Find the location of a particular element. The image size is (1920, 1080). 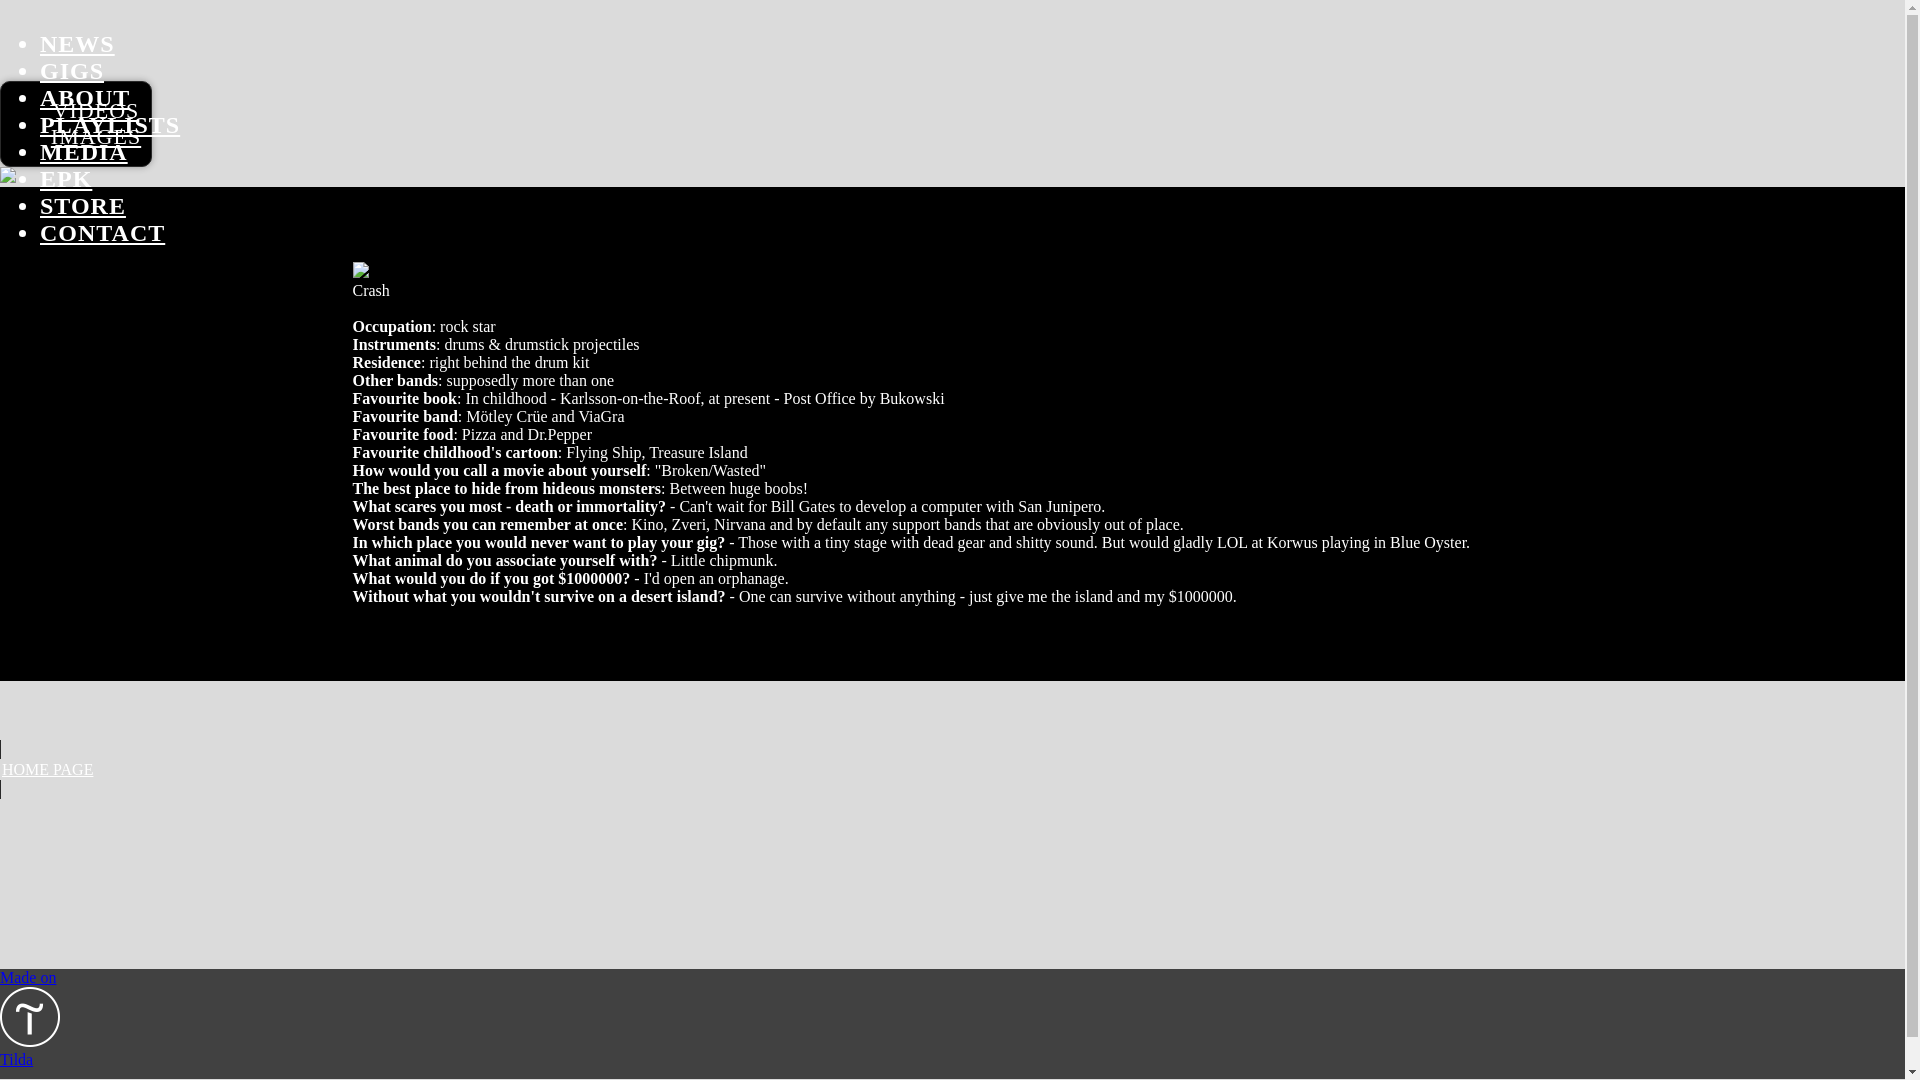

'EPK' is located at coordinates (66, 177).